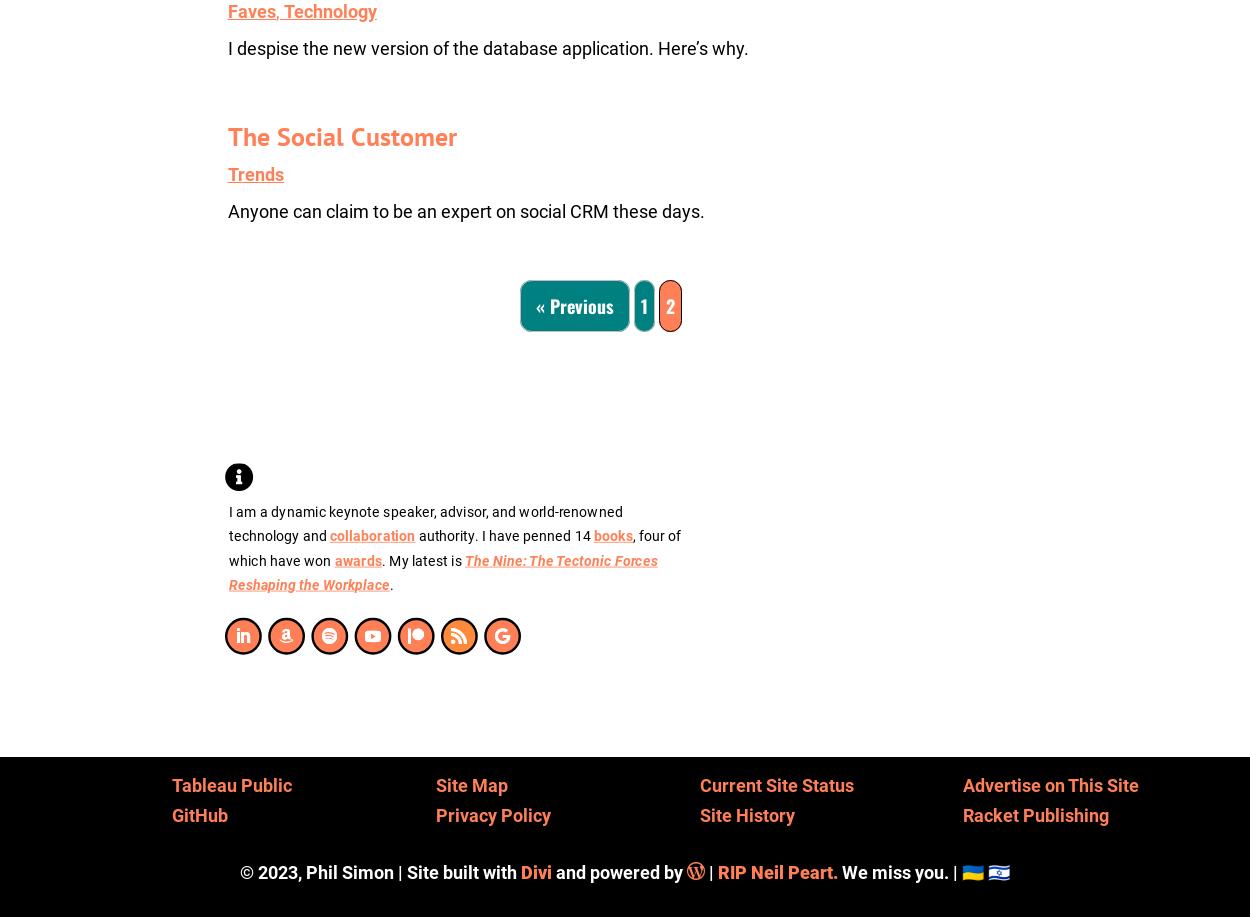  What do you see at coordinates (199, 814) in the screenshot?
I see `'GitHub'` at bounding box center [199, 814].